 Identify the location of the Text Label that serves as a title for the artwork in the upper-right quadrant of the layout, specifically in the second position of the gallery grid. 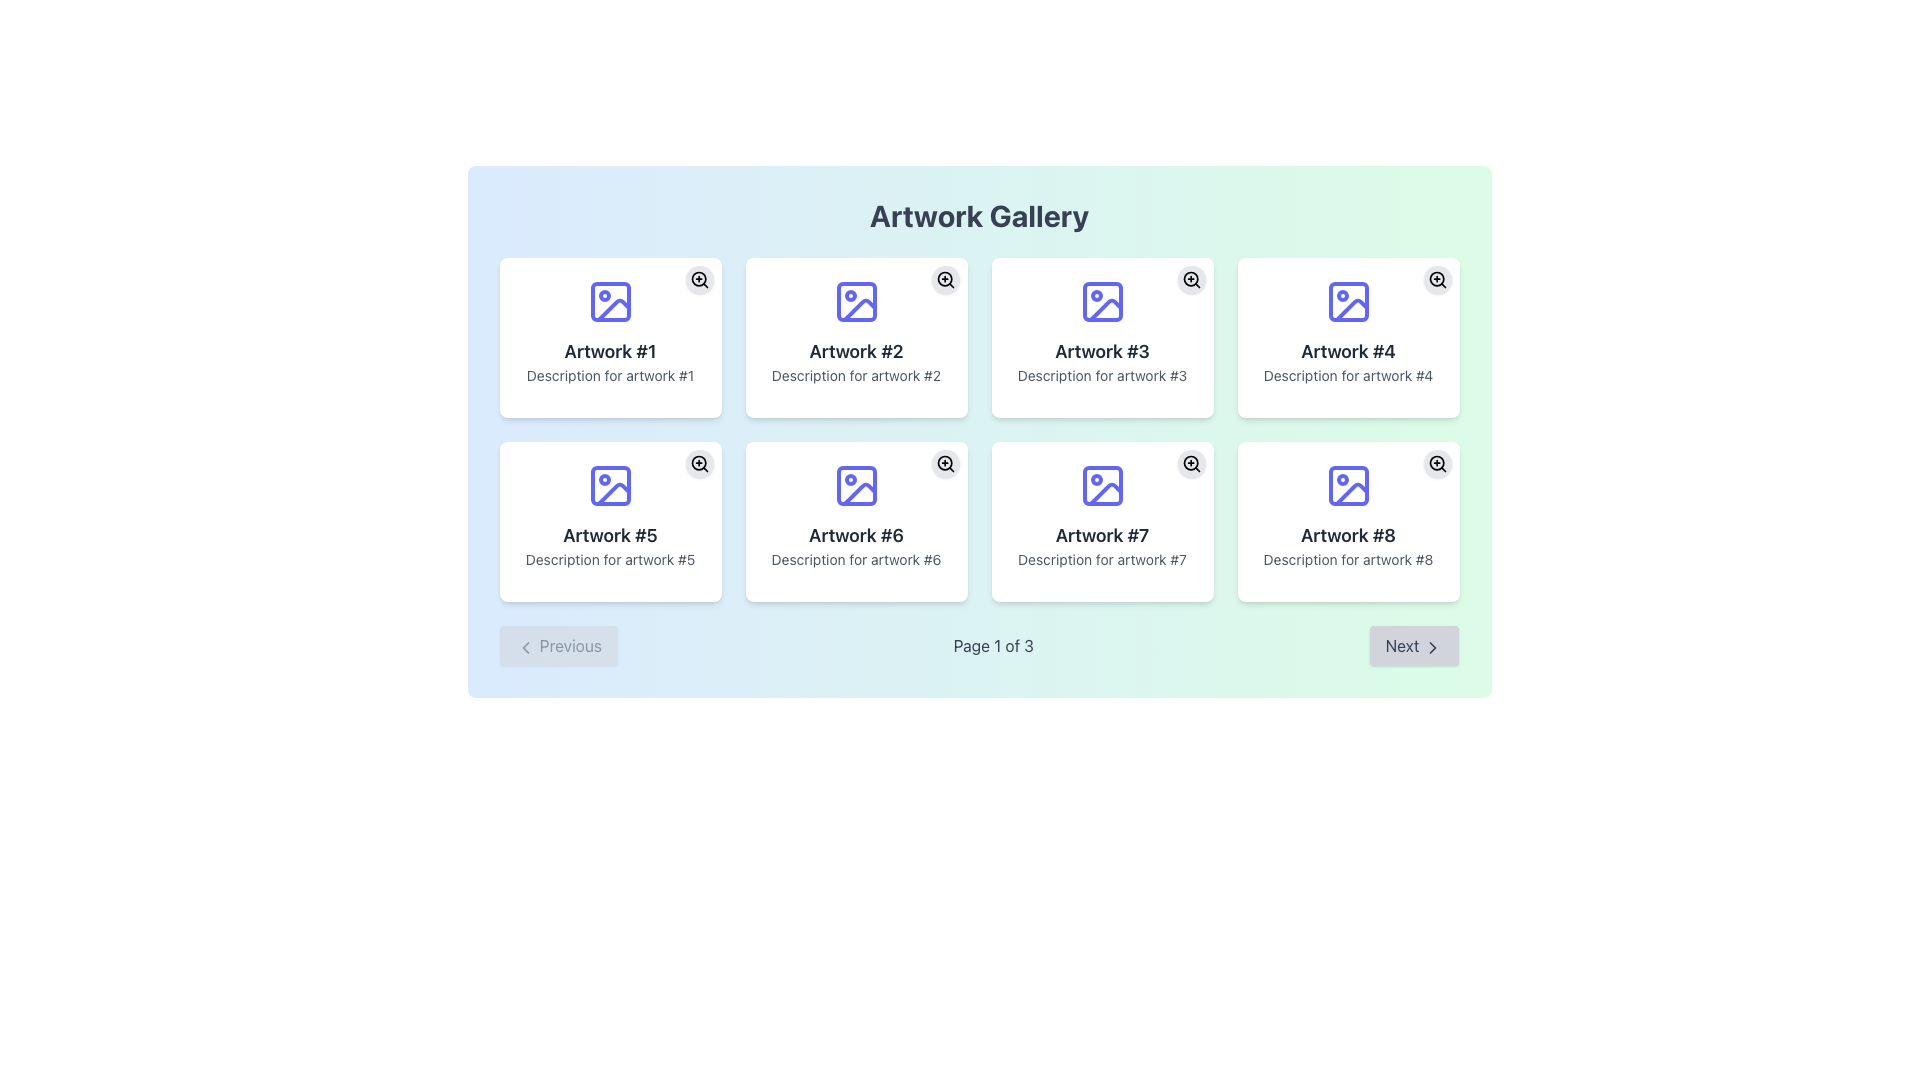
(856, 350).